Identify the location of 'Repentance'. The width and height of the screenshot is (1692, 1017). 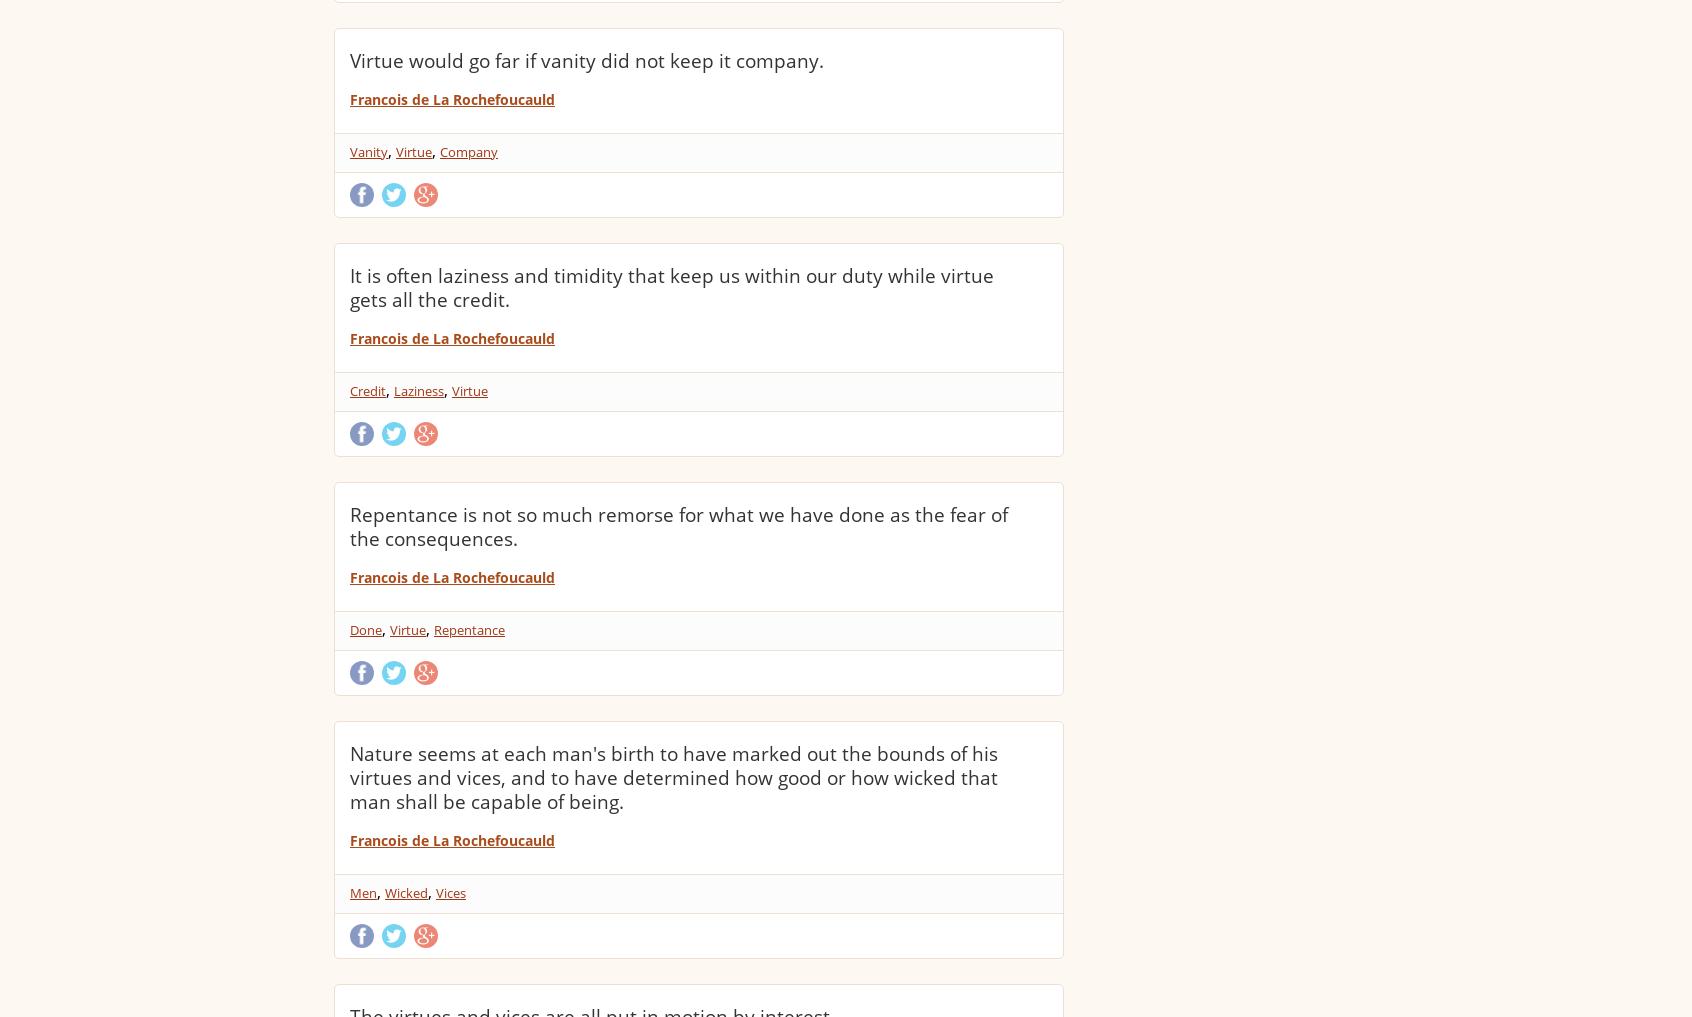
(468, 630).